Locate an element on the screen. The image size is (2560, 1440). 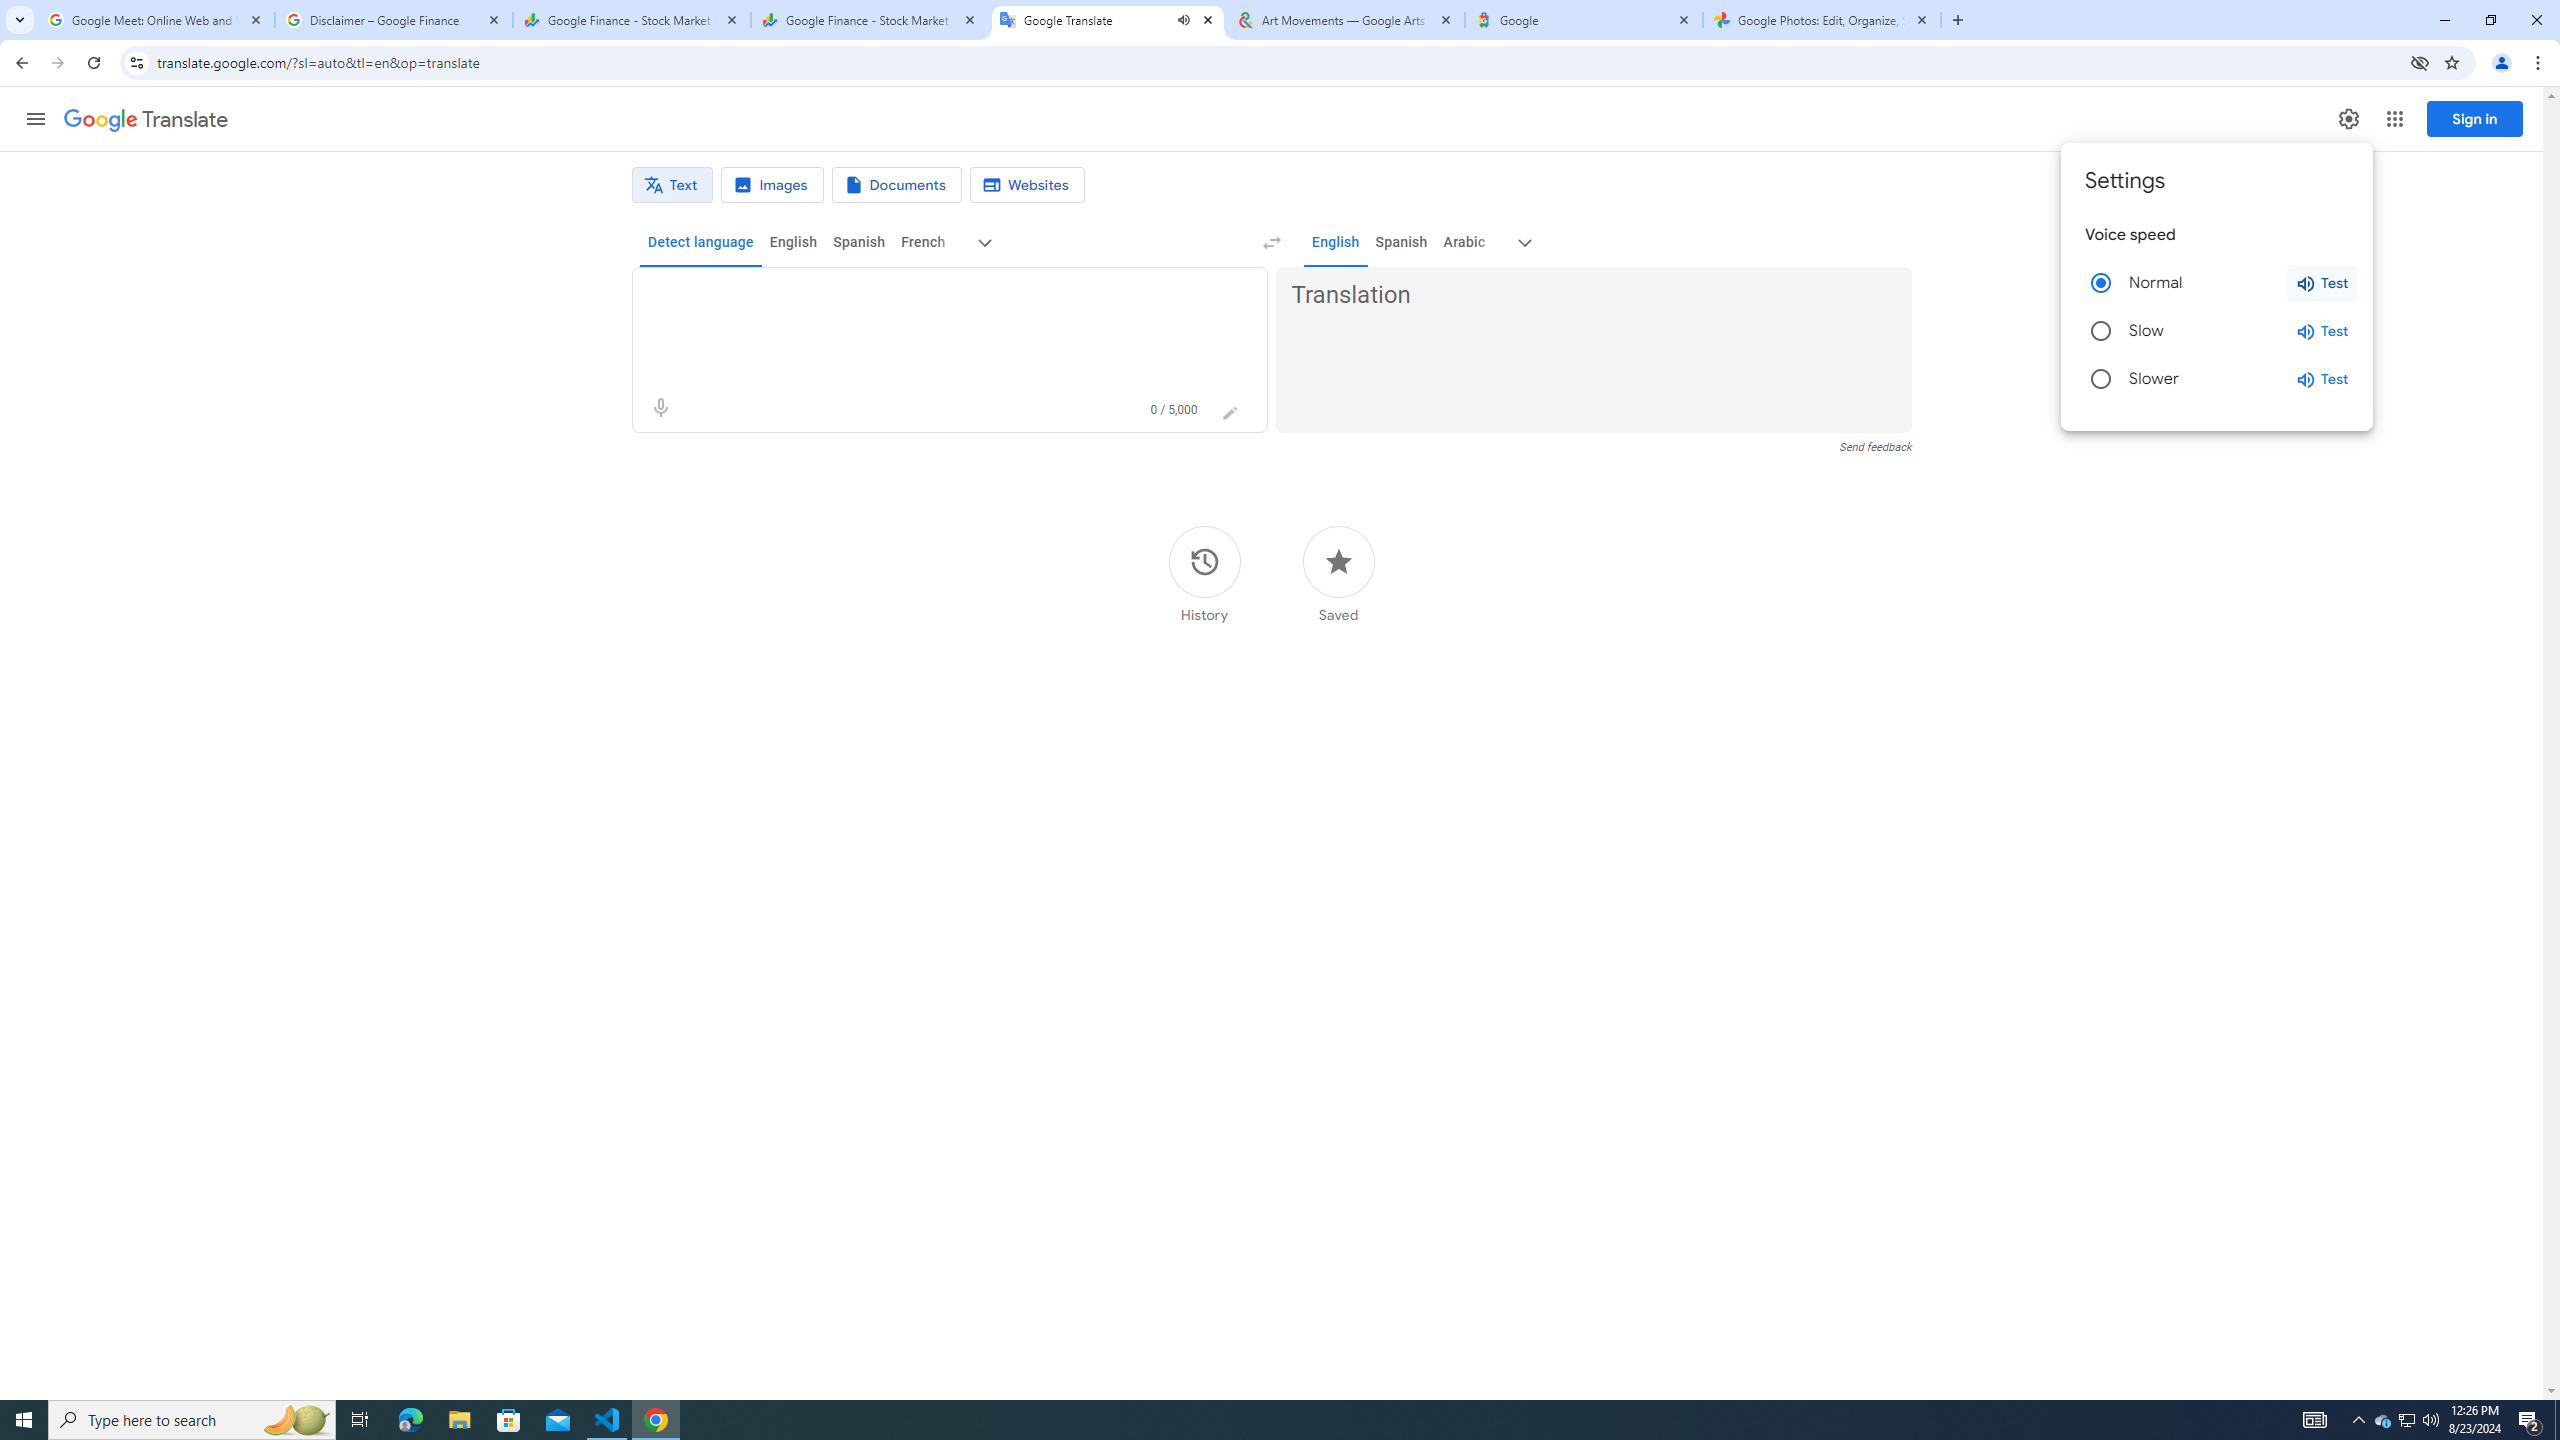
'Send feedback' is located at coordinates (1875, 447).